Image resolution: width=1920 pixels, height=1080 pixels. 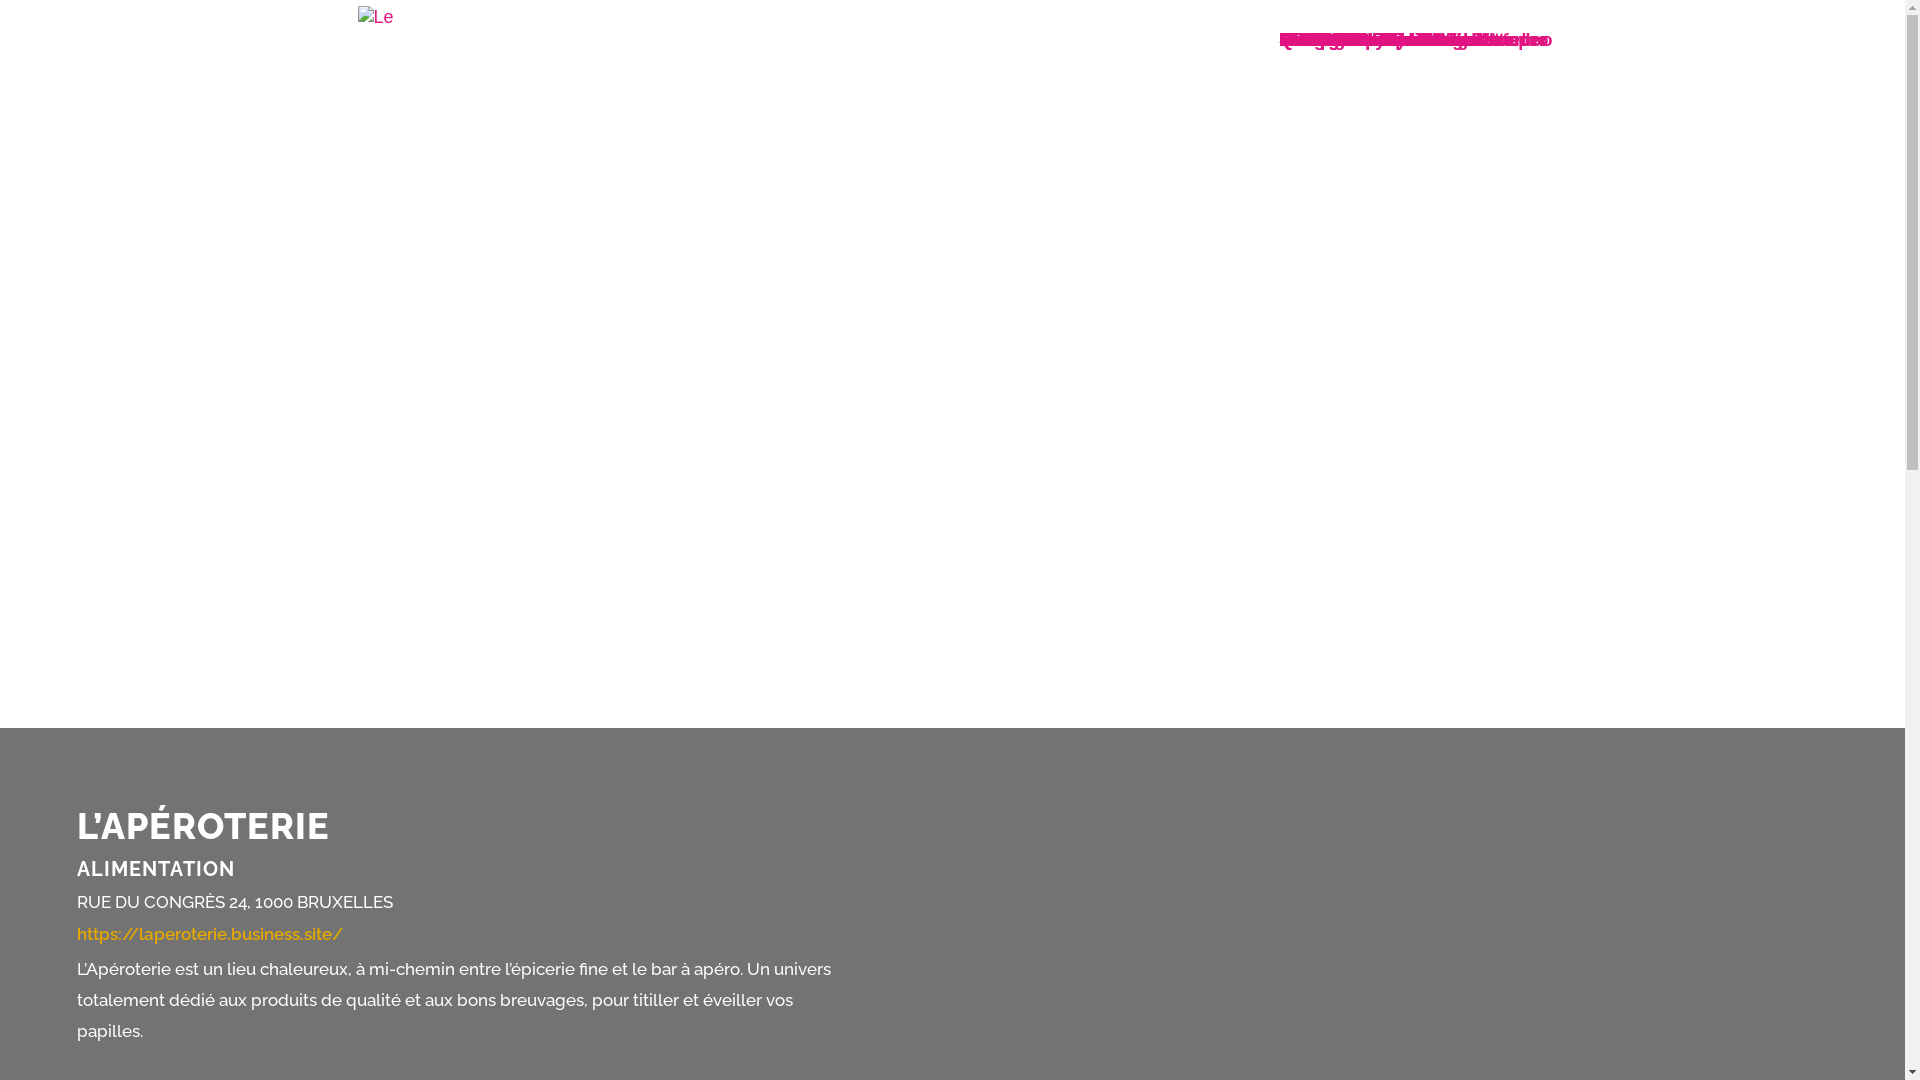 I want to click on 'Rue Neuve et alentours', so click(x=1277, y=39).